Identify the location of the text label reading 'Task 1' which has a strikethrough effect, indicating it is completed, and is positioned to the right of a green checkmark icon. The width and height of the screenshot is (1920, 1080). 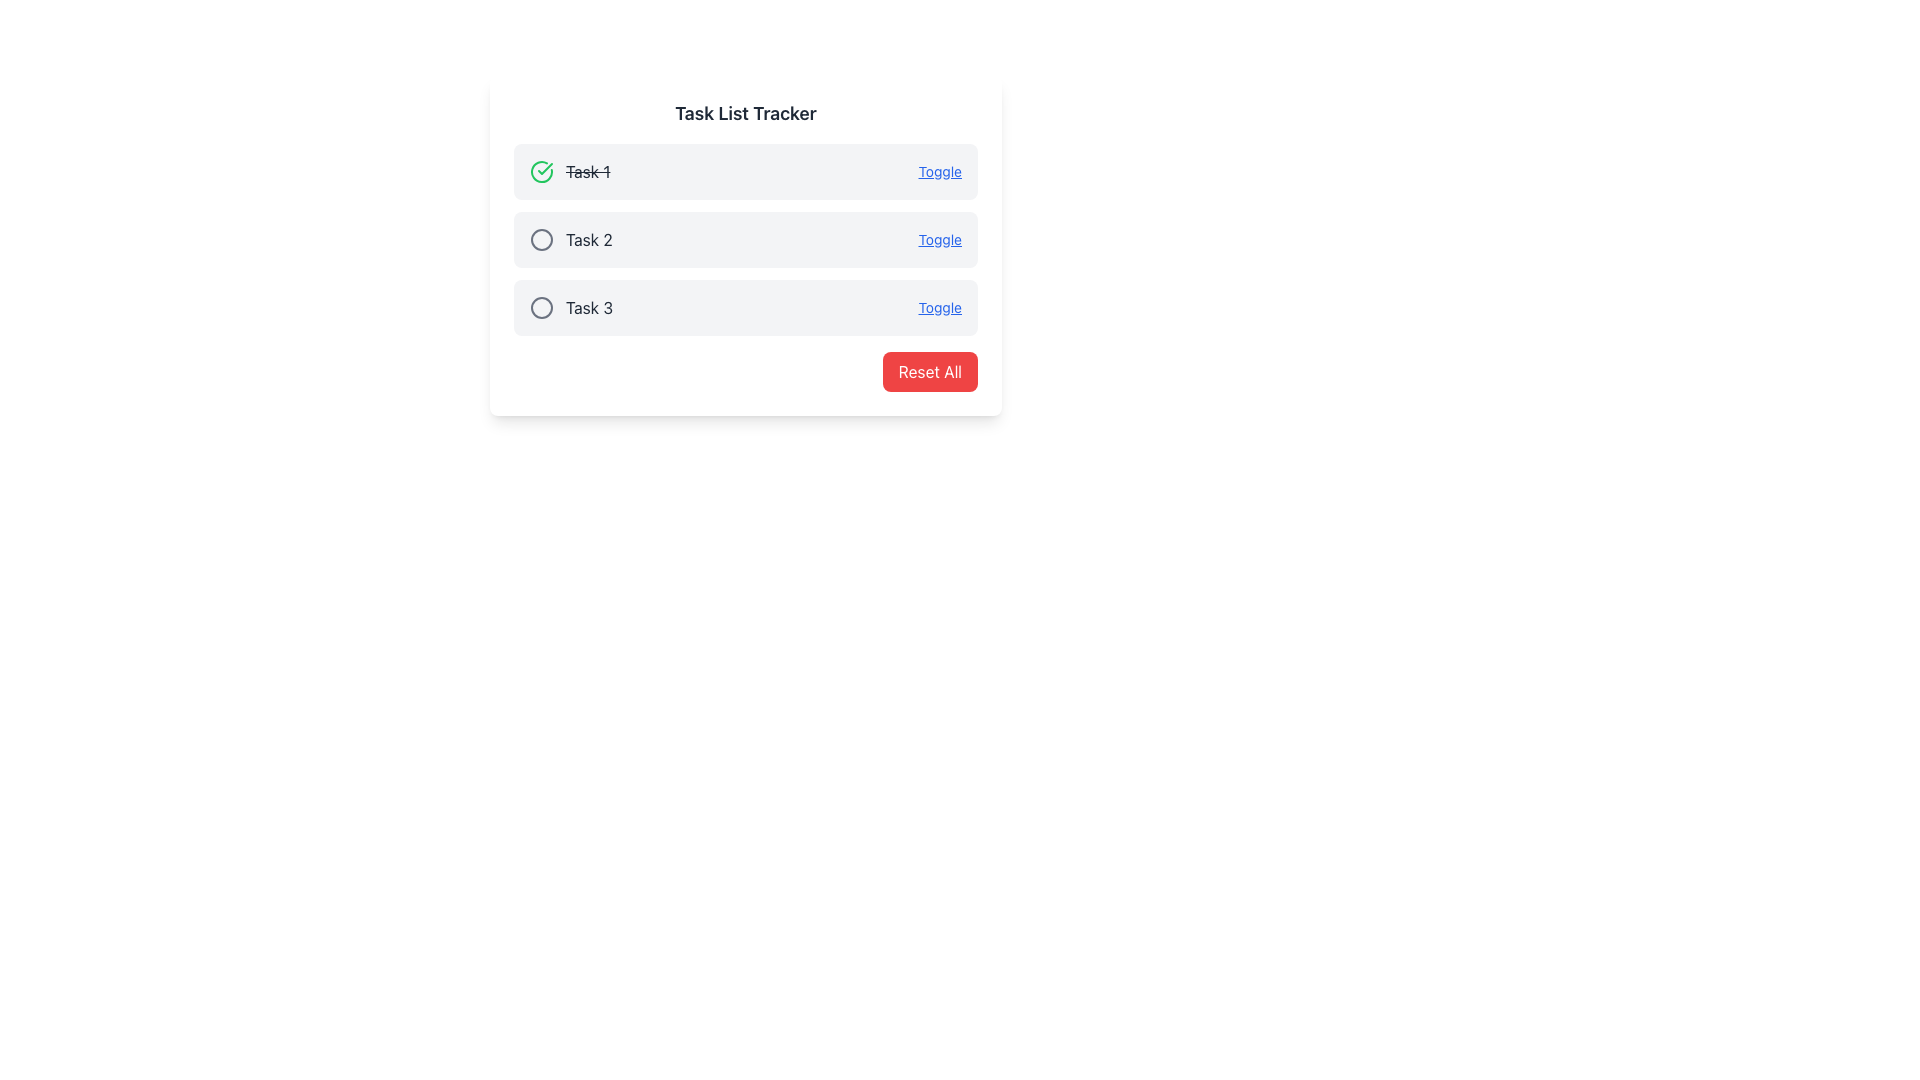
(569, 171).